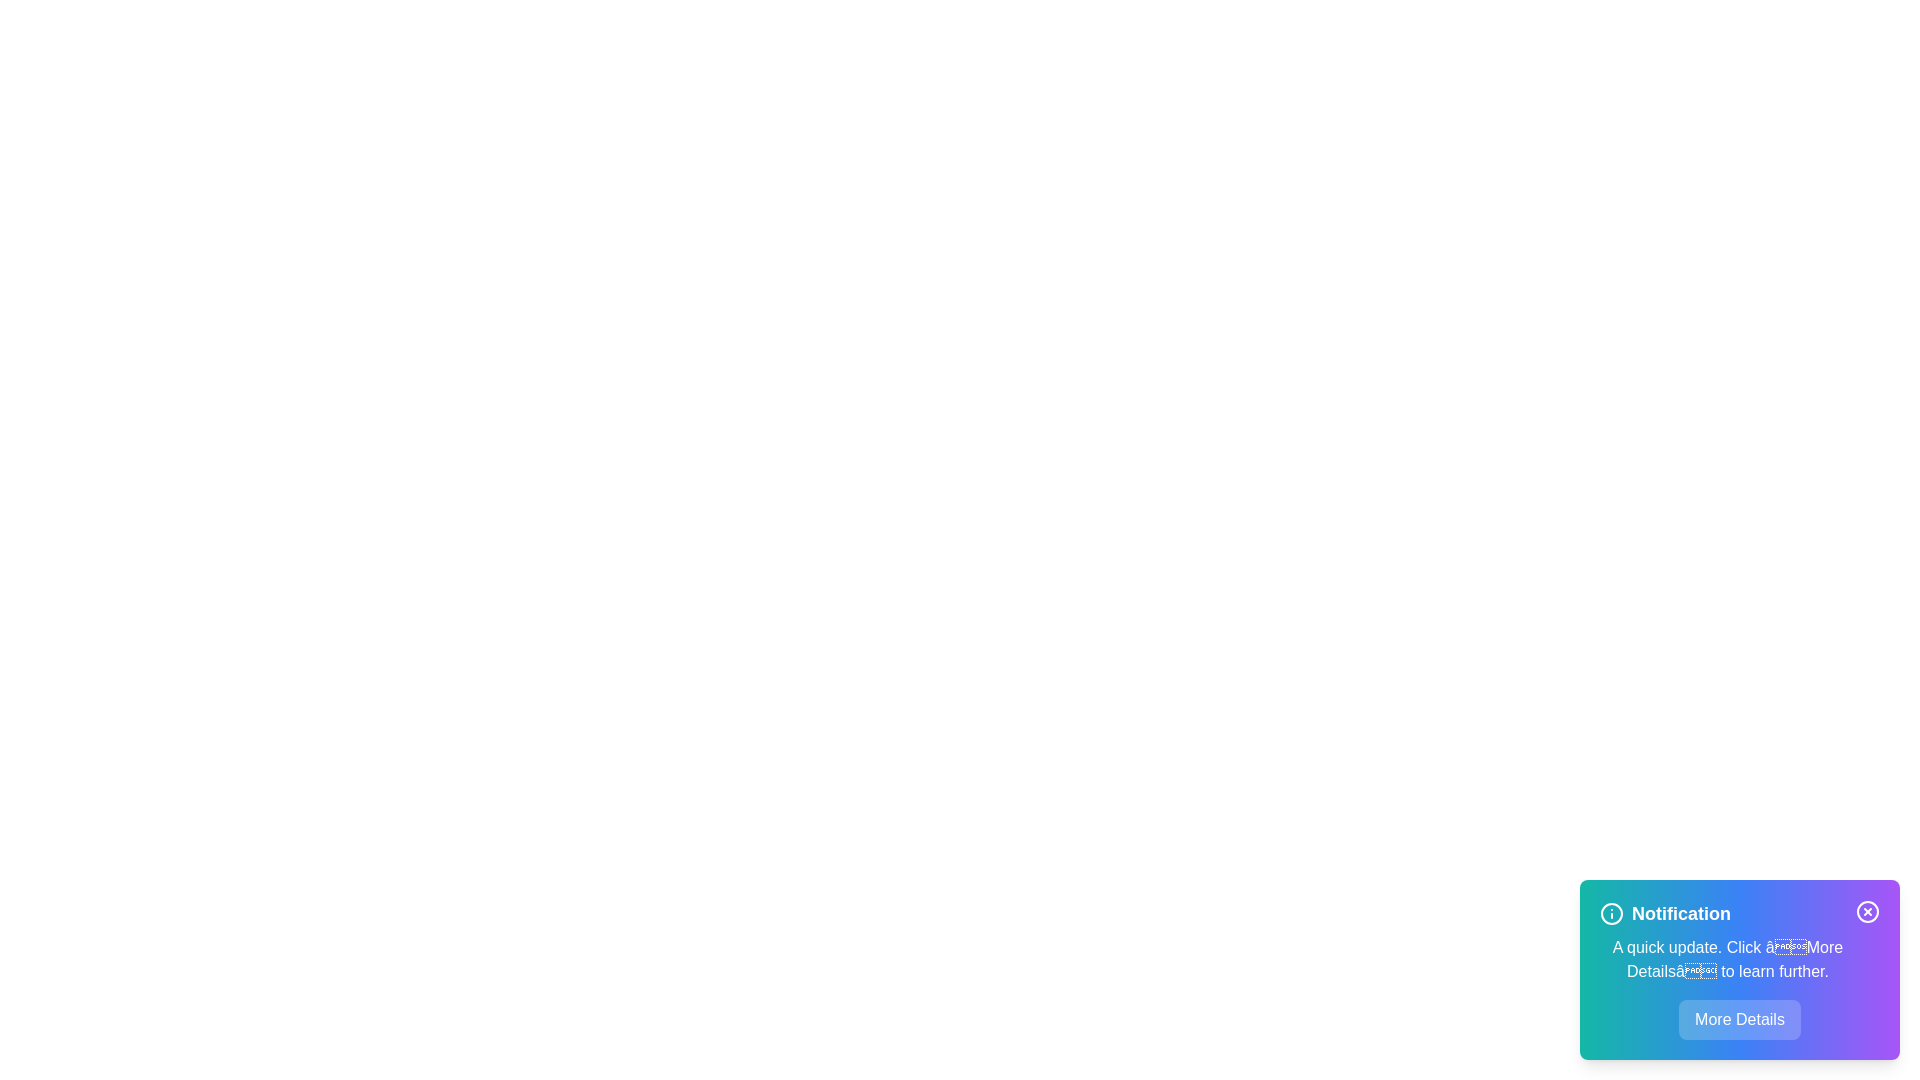  I want to click on the 'Notification' heading, so click(1727, 914).